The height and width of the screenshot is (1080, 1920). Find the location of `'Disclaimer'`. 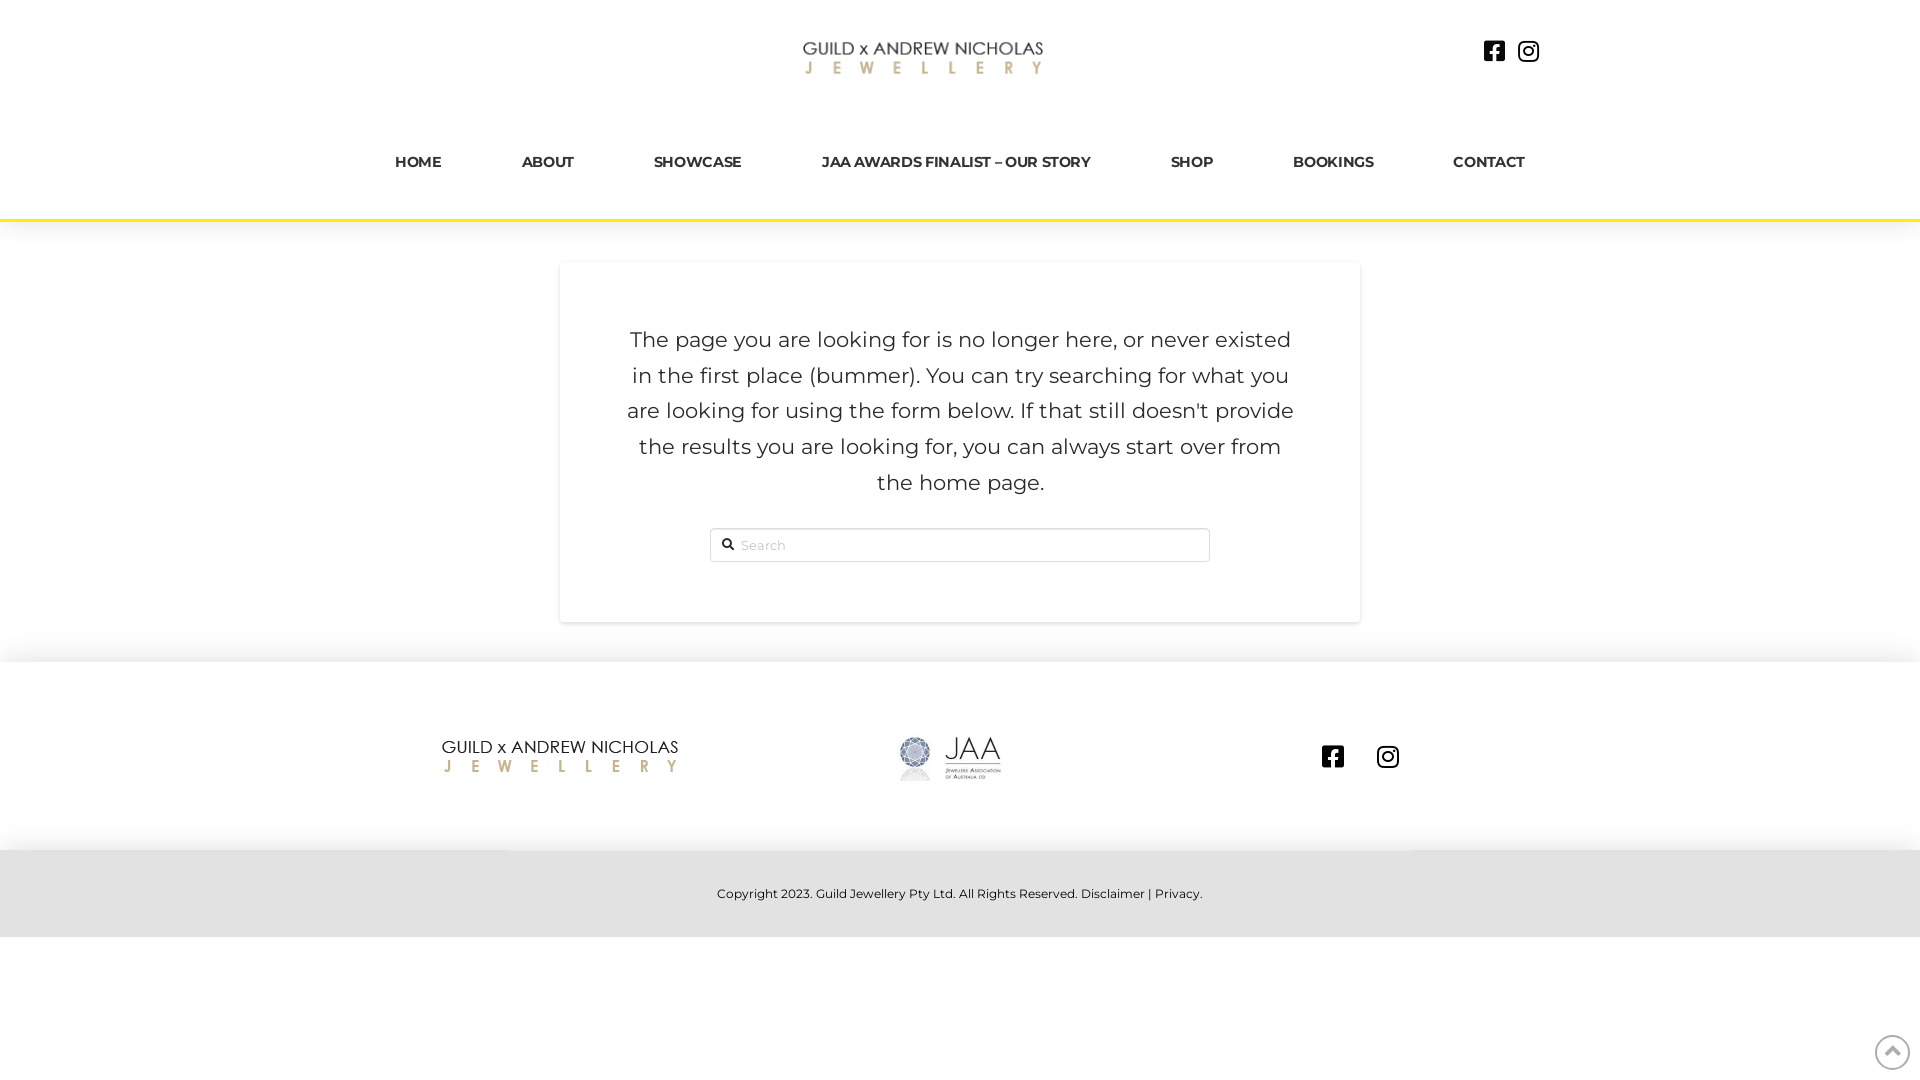

'Disclaimer' is located at coordinates (1079, 892).